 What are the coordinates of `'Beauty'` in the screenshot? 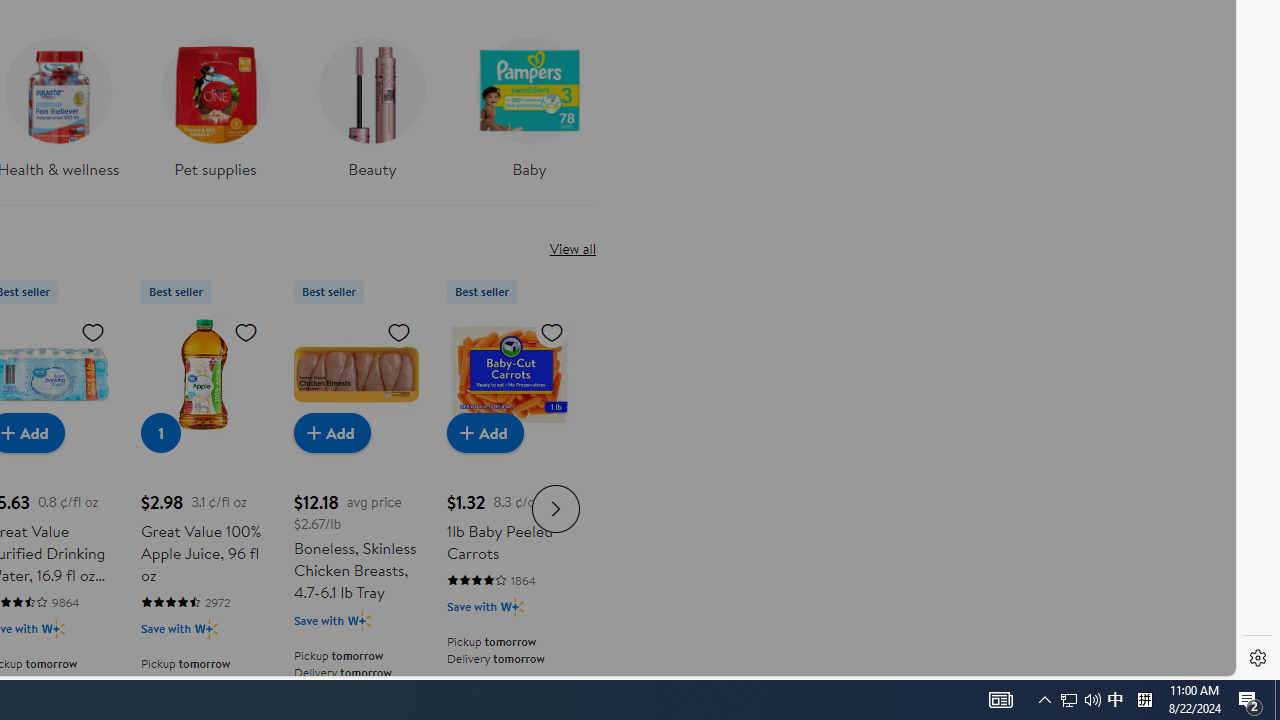 It's located at (371, 101).